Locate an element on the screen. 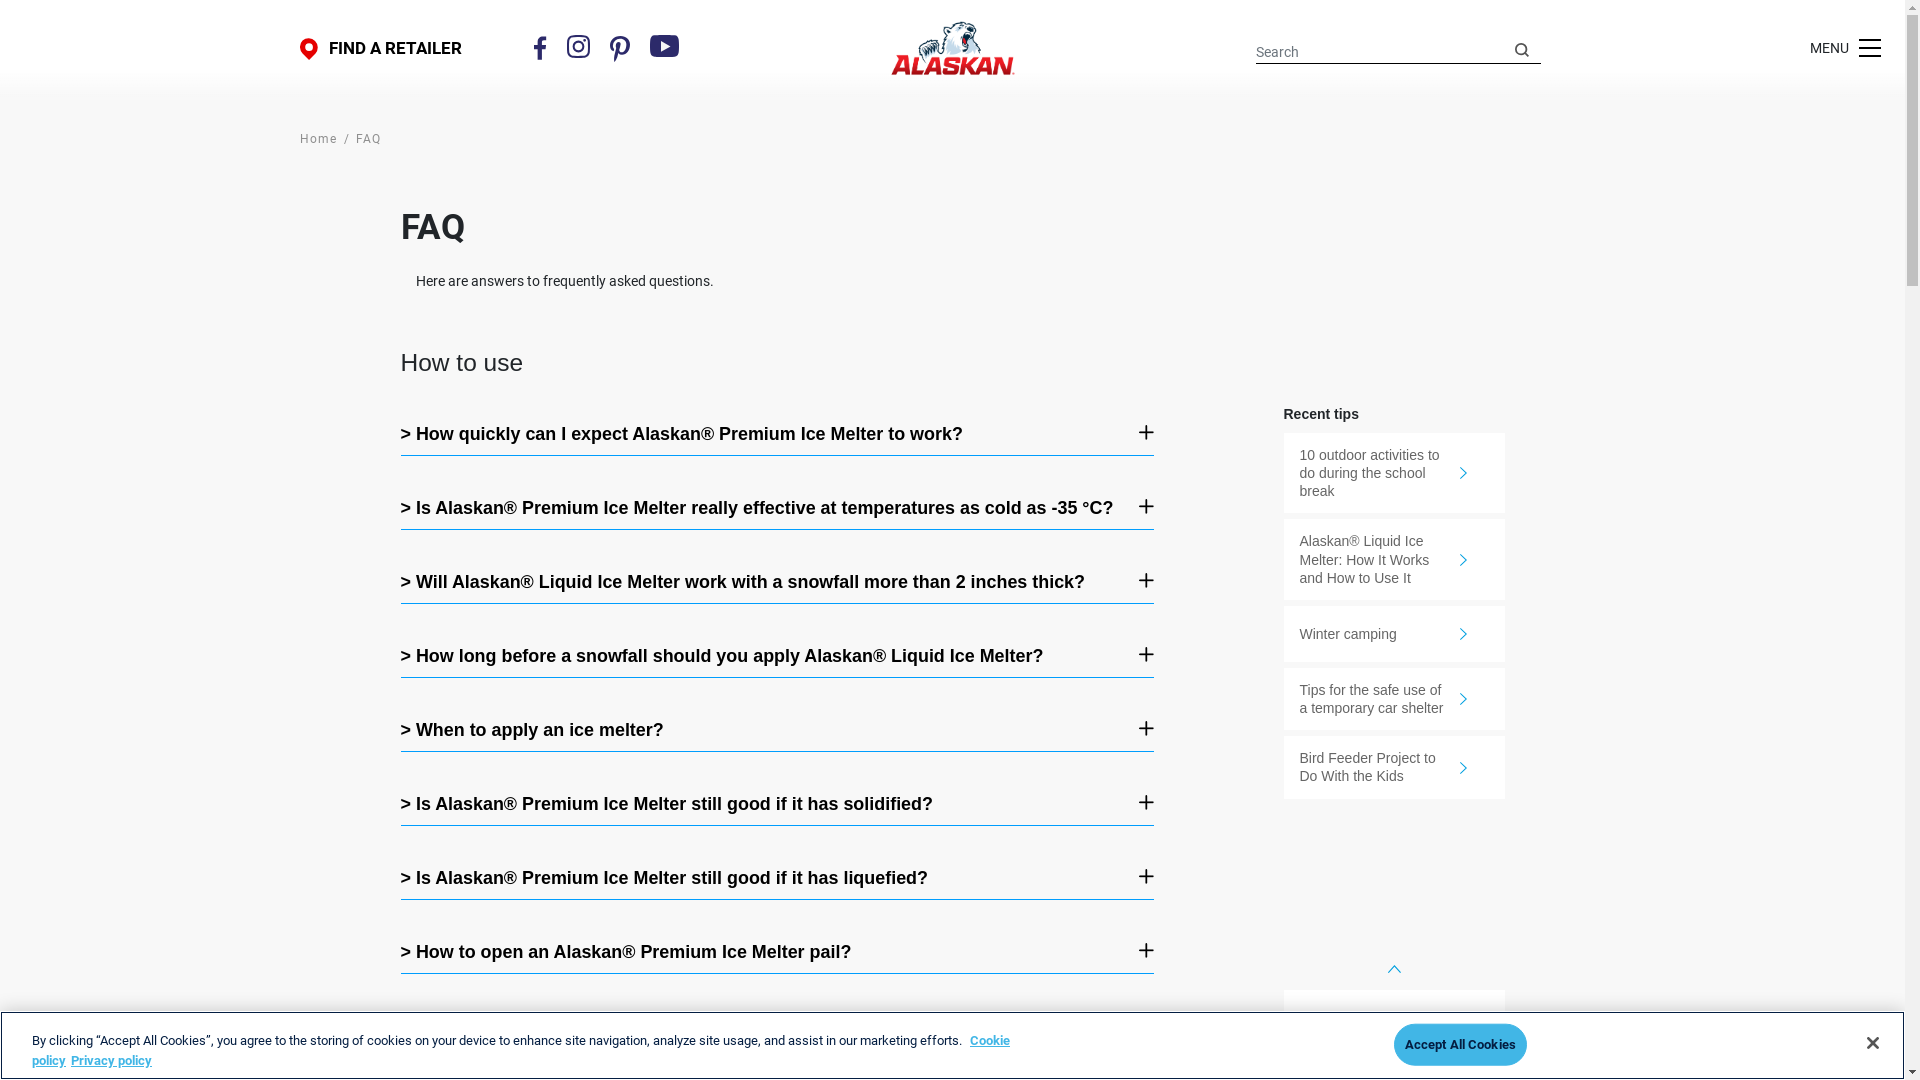 The height and width of the screenshot is (1080, 1920). 'Winter camping' is located at coordinates (1393, 633).